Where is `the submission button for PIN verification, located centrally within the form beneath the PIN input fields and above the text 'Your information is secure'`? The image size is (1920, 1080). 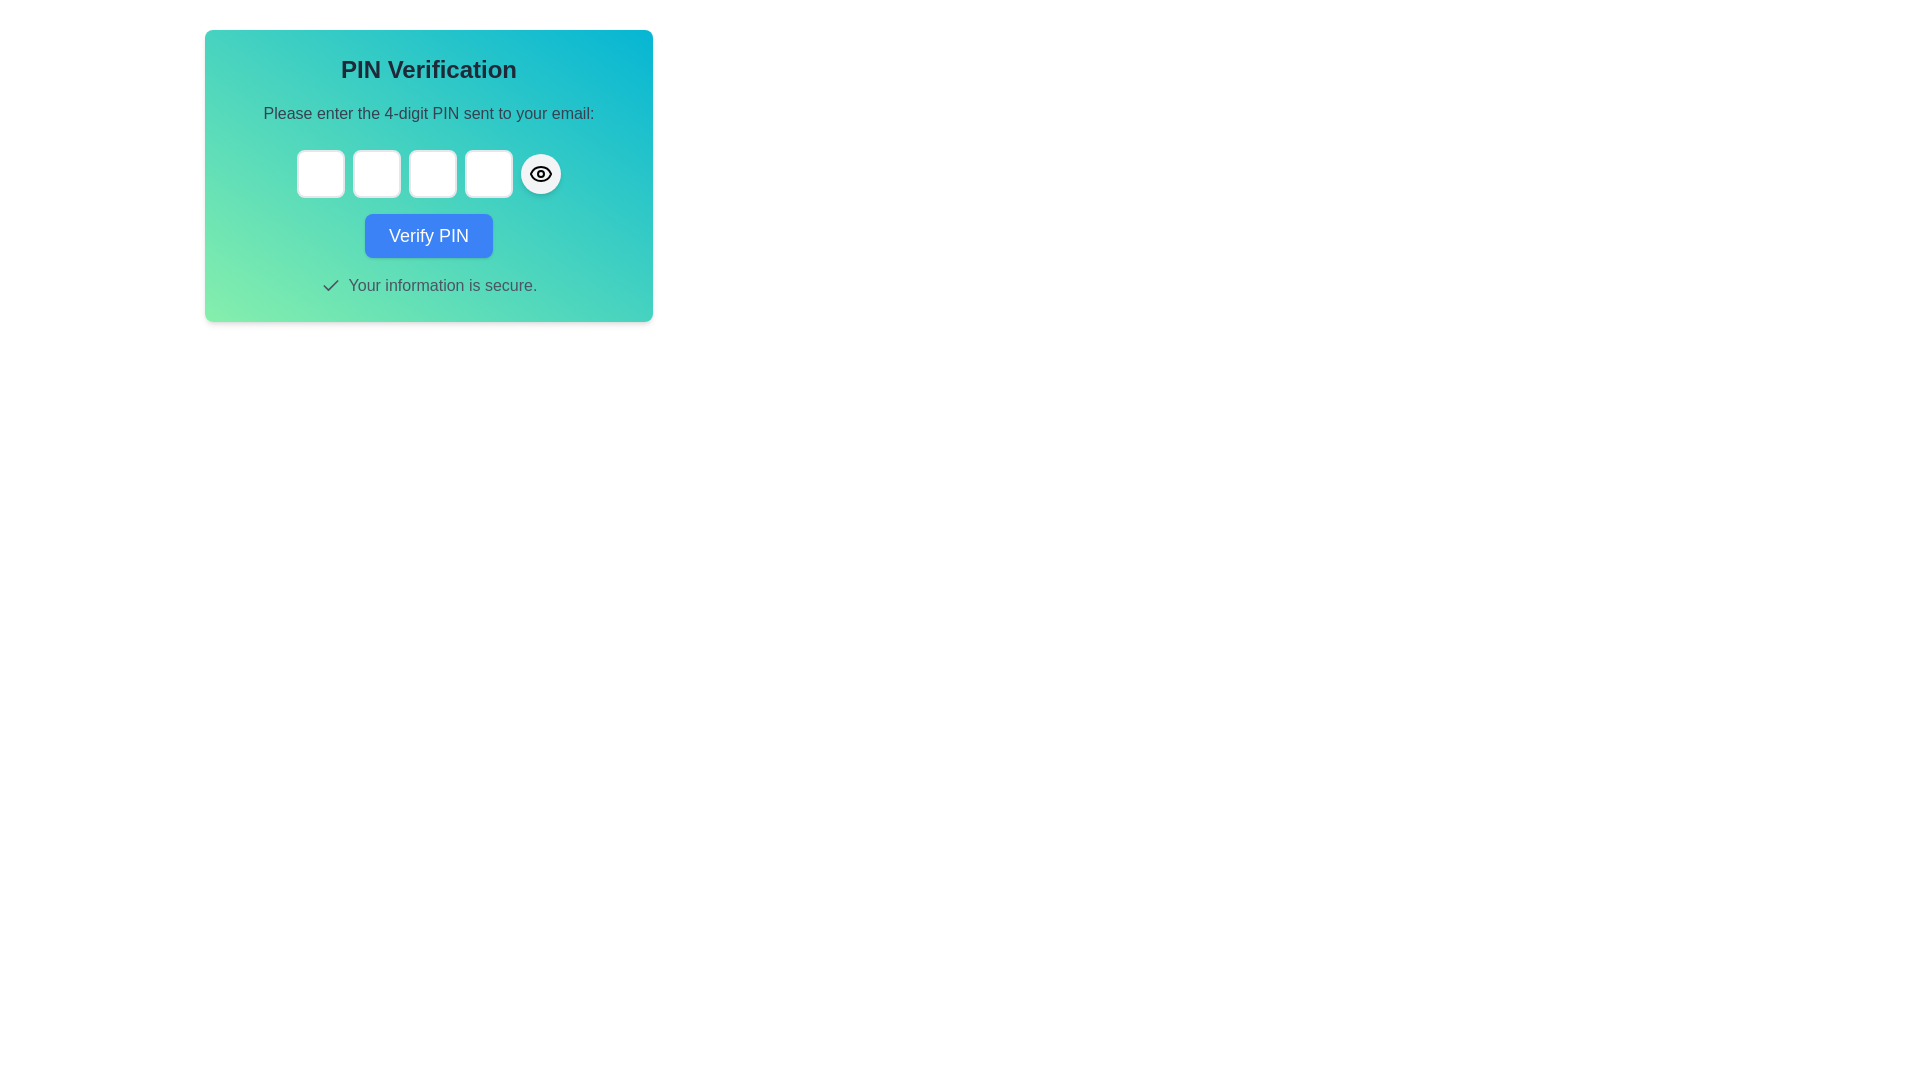
the submission button for PIN verification, located centrally within the form beneath the PIN input fields and above the text 'Your information is secure' is located at coordinates (427, 234).